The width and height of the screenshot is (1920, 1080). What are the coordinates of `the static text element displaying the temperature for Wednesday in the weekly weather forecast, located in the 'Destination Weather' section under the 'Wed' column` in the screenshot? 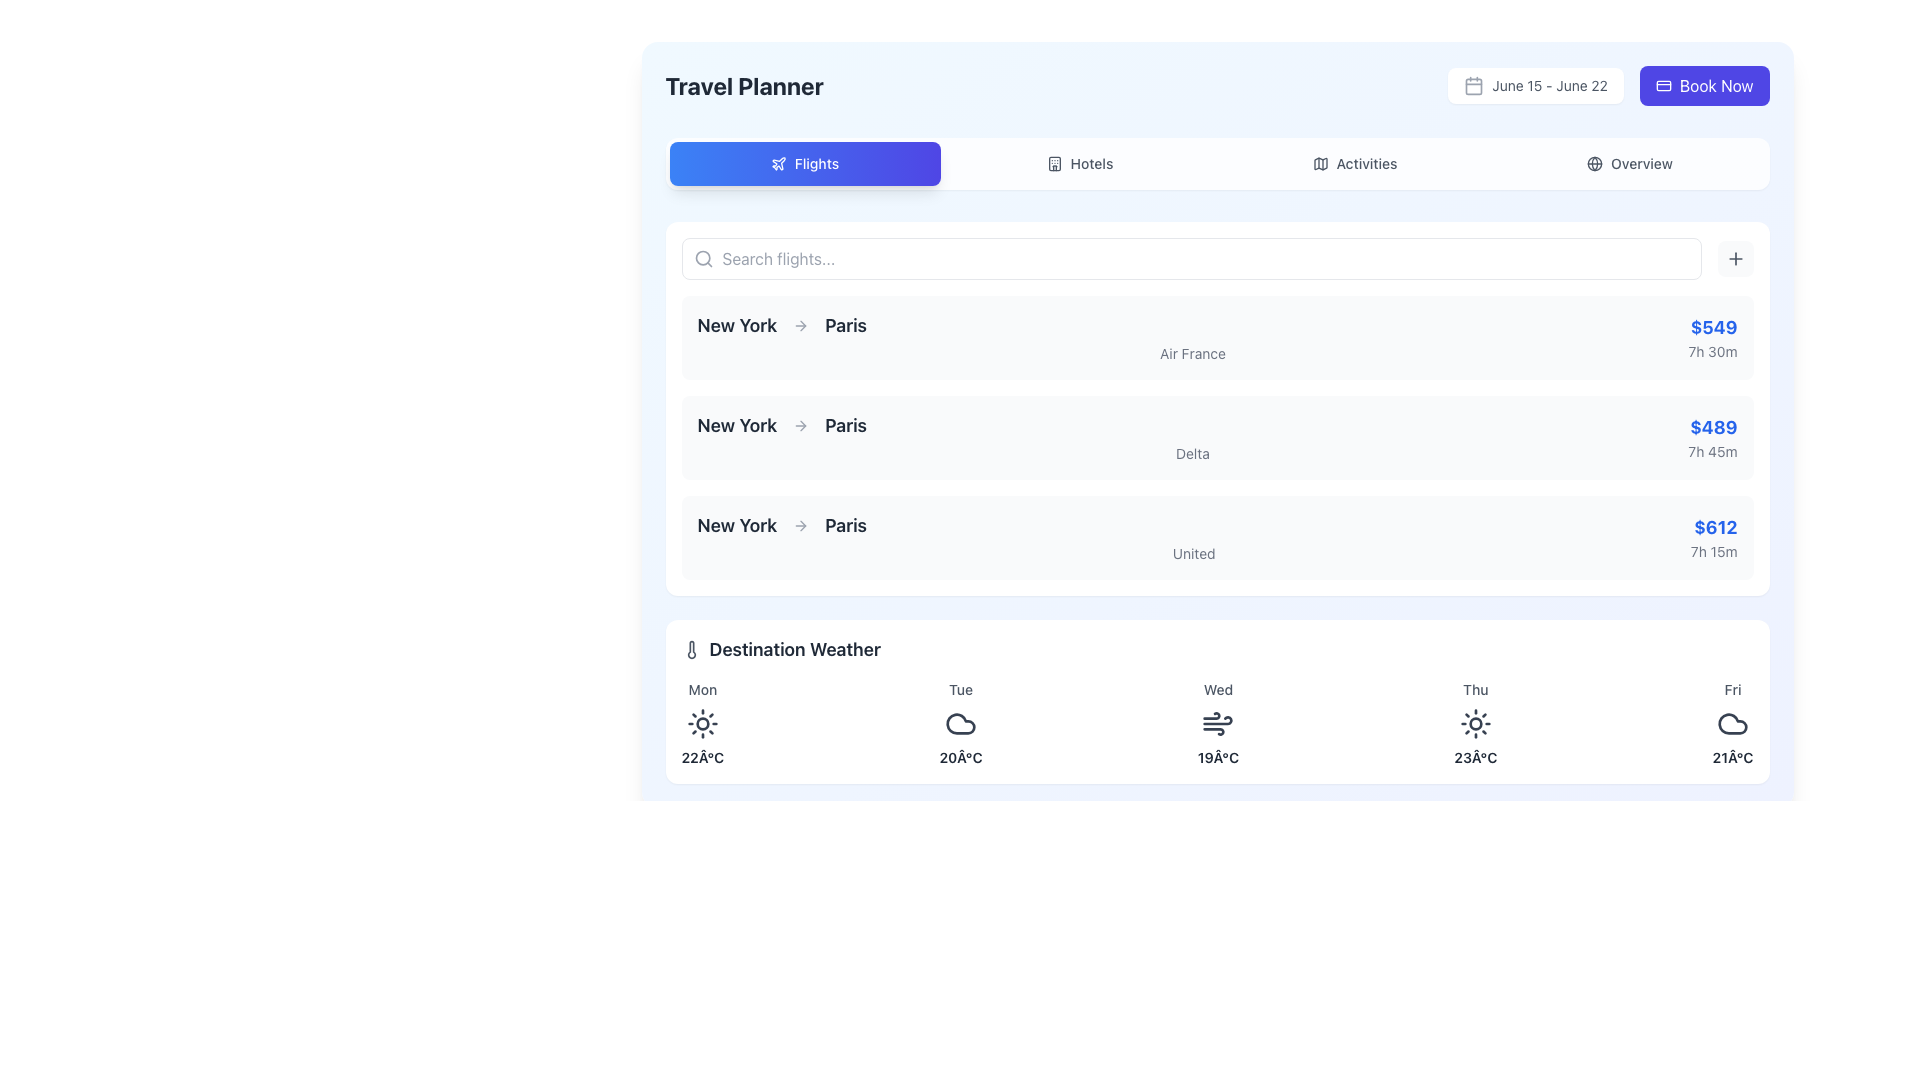 It's located at (1217, 758).